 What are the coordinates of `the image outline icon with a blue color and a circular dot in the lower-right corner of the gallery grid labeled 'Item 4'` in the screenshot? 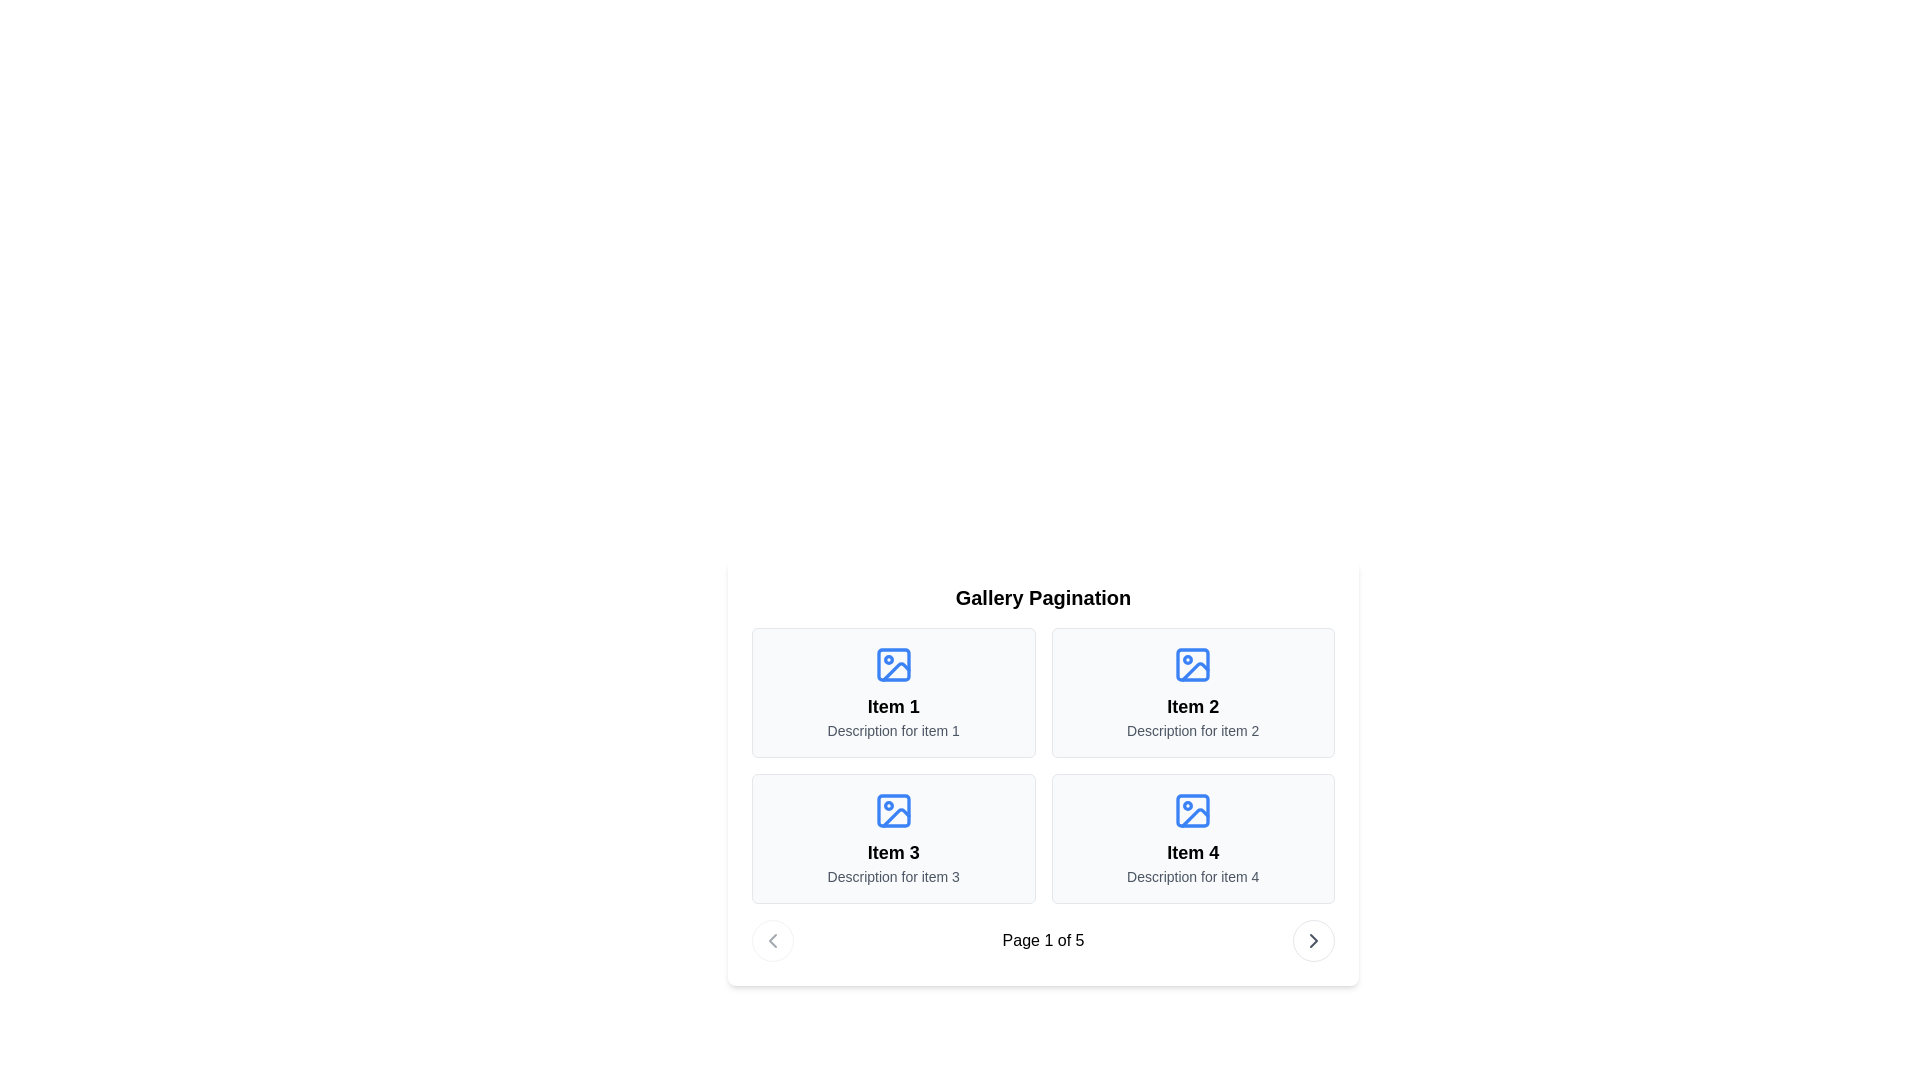 It's located at (1193, 810).